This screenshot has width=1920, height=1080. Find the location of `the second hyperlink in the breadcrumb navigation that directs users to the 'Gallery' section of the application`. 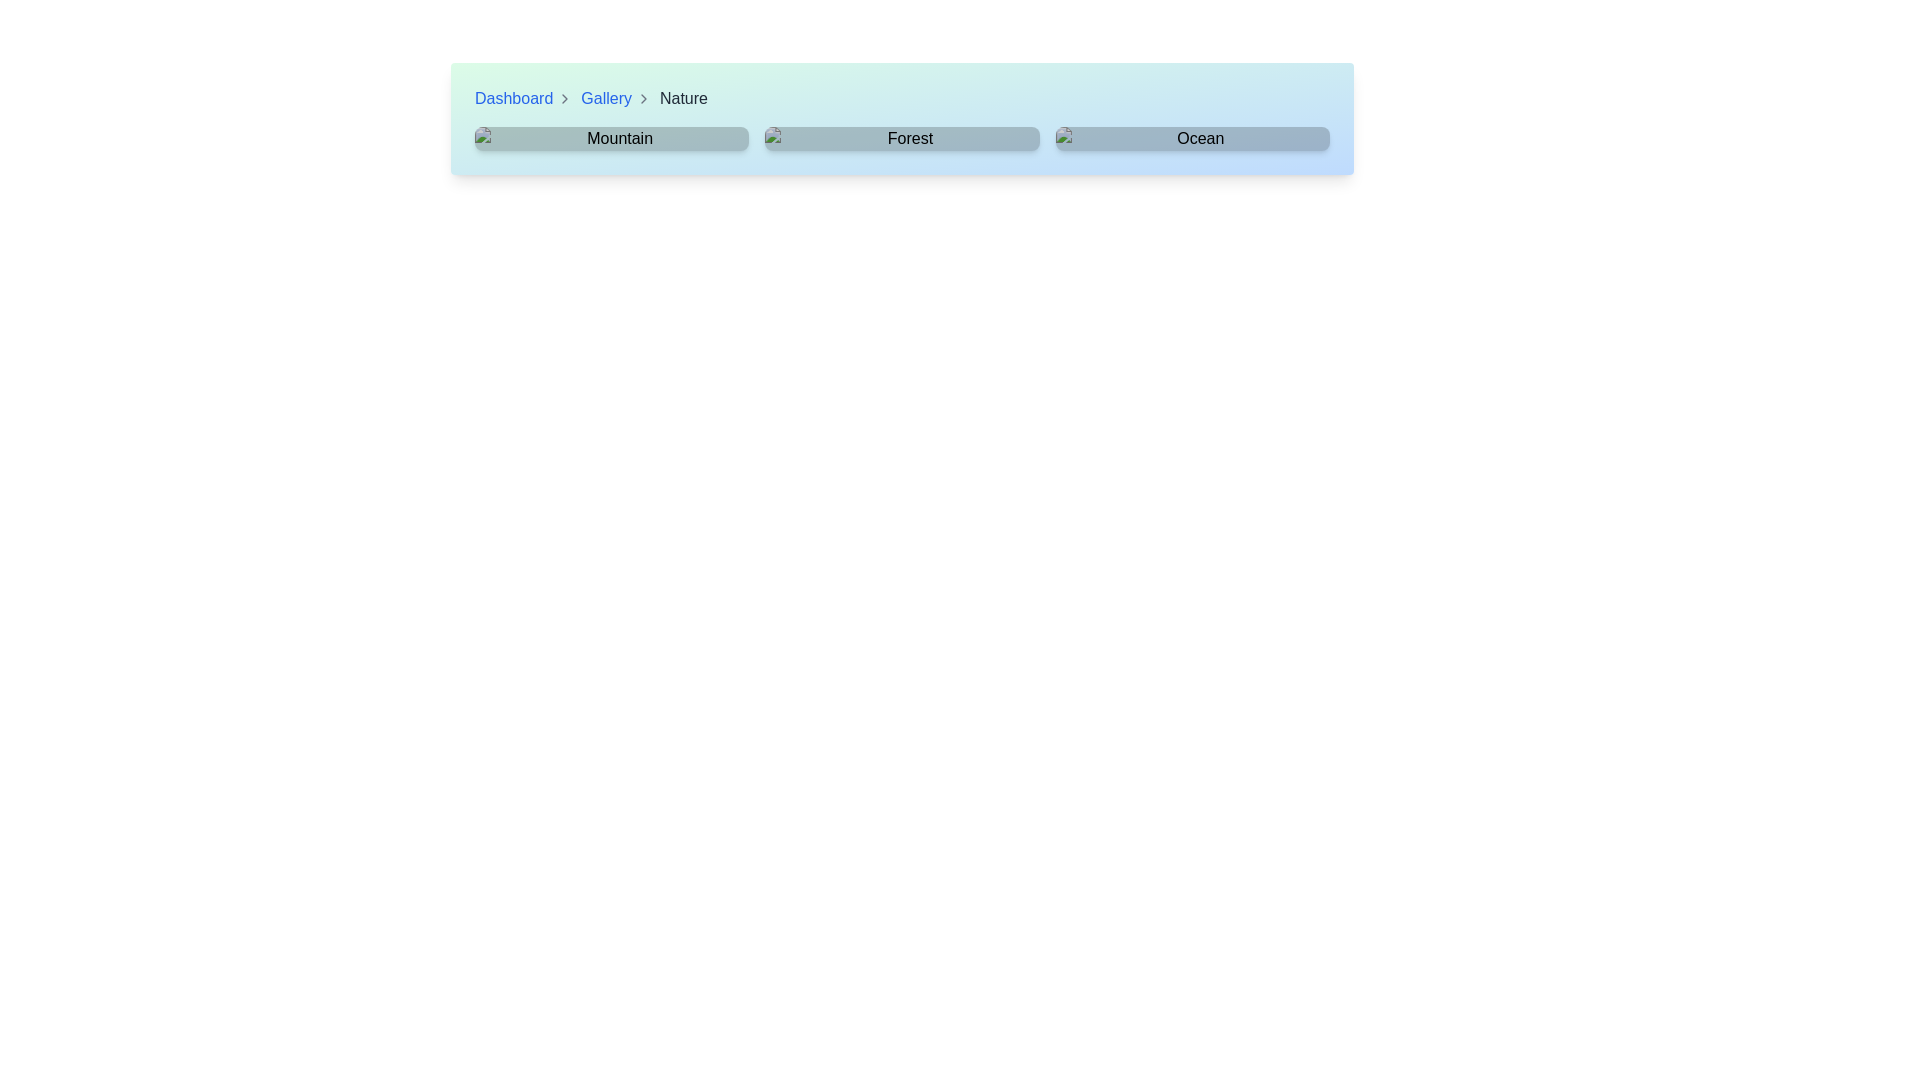

the second hyperlink in the breadcrumb navigation that directs users to the 'Gallery' section of the application is located at coordinates (605, 99).